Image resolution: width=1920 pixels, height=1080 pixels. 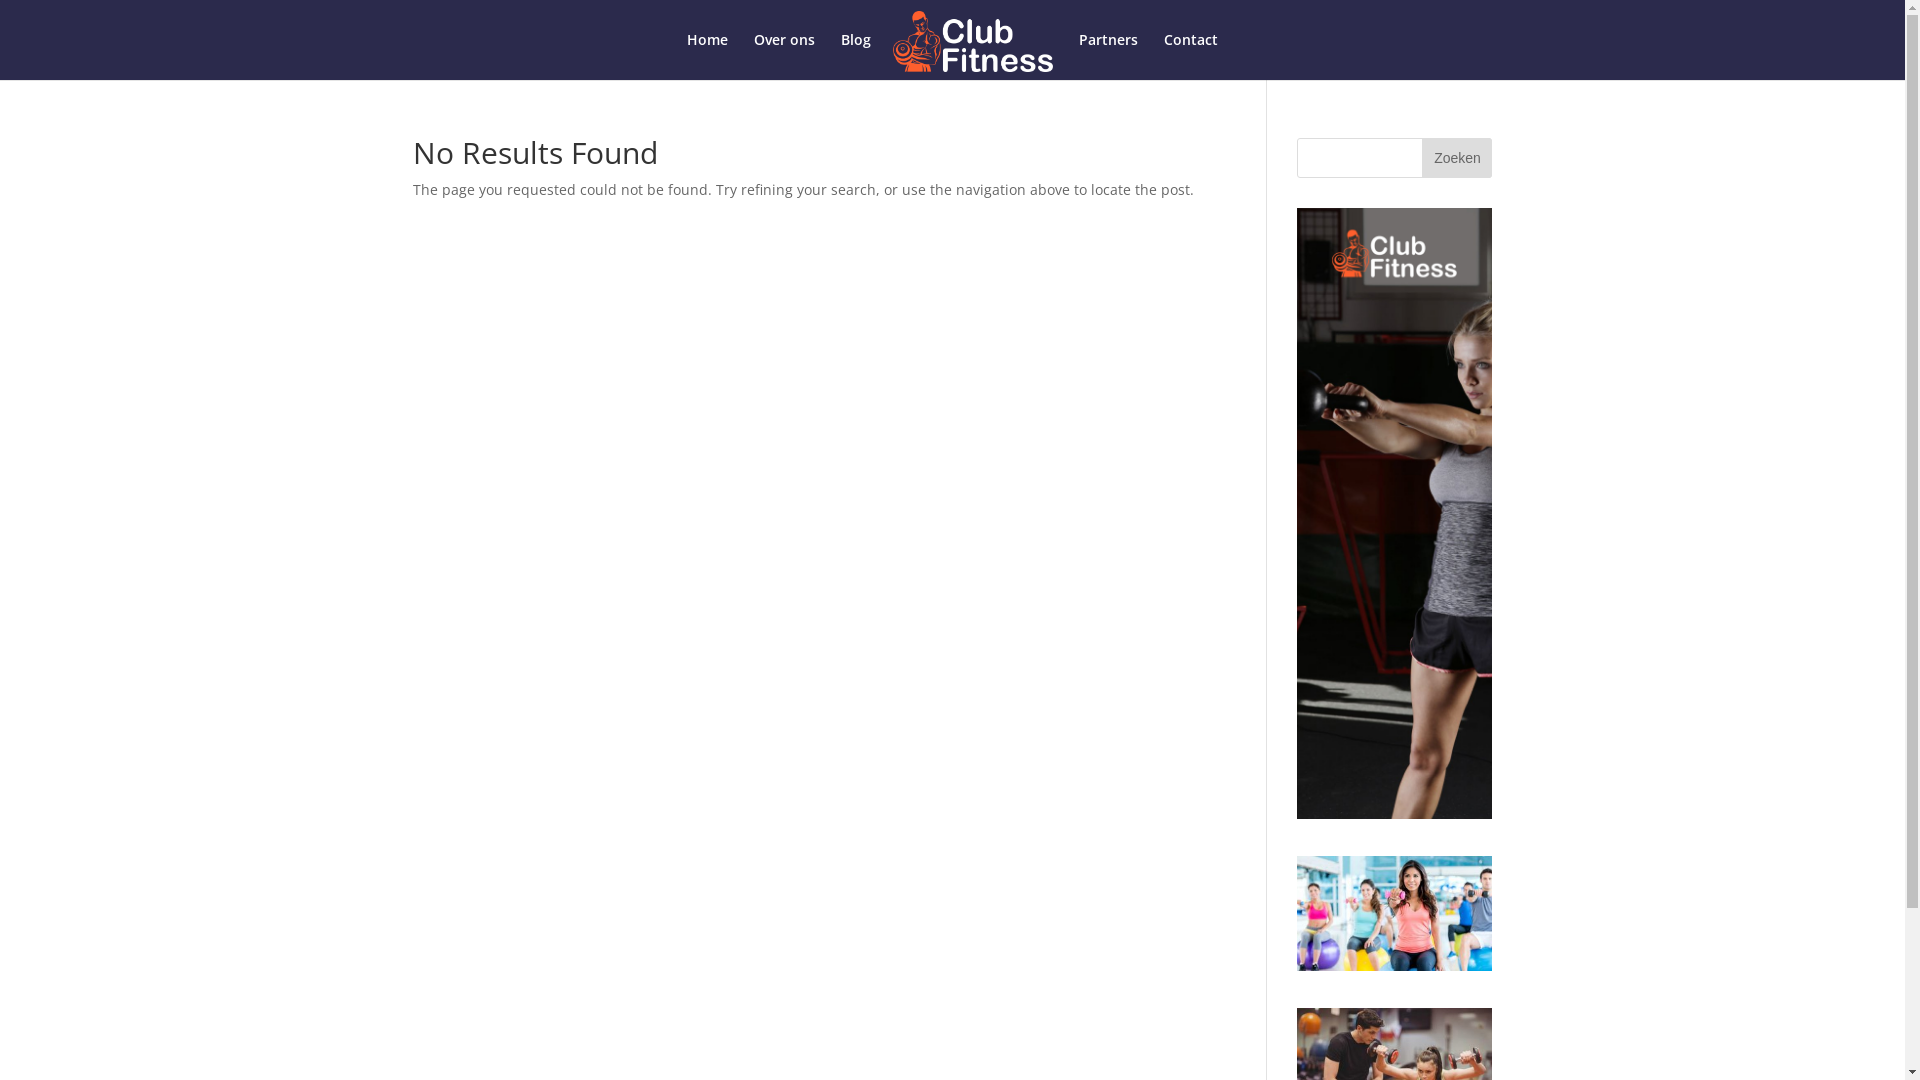 I want to click on 'Blog', so click(x=840, y=55).